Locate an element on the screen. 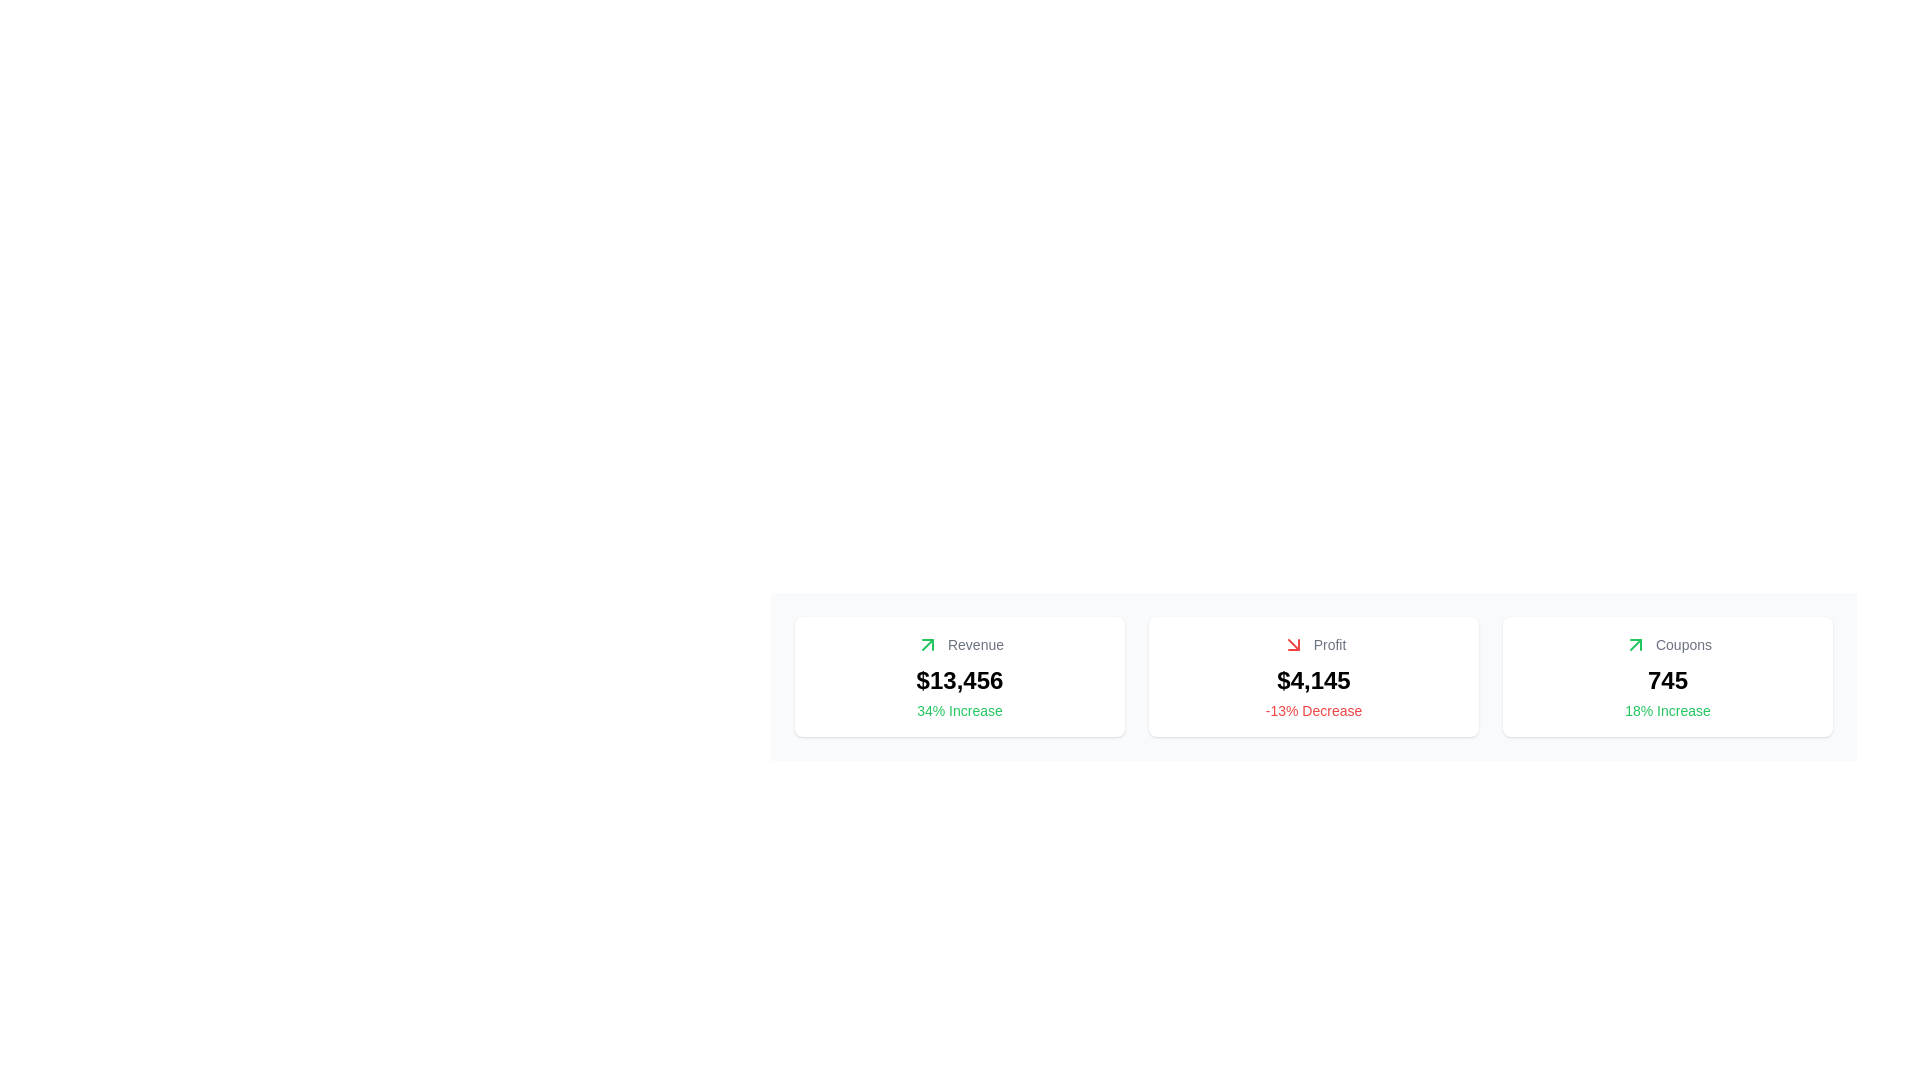 The image size is (1920, 1080). the text label displaying the number '745', which is centrally located within the rightmost card among three horizontally aligned cards, positioned between the 'Coupons' label above and the '18% Increase' description below is located at coordinates (1667, 680).